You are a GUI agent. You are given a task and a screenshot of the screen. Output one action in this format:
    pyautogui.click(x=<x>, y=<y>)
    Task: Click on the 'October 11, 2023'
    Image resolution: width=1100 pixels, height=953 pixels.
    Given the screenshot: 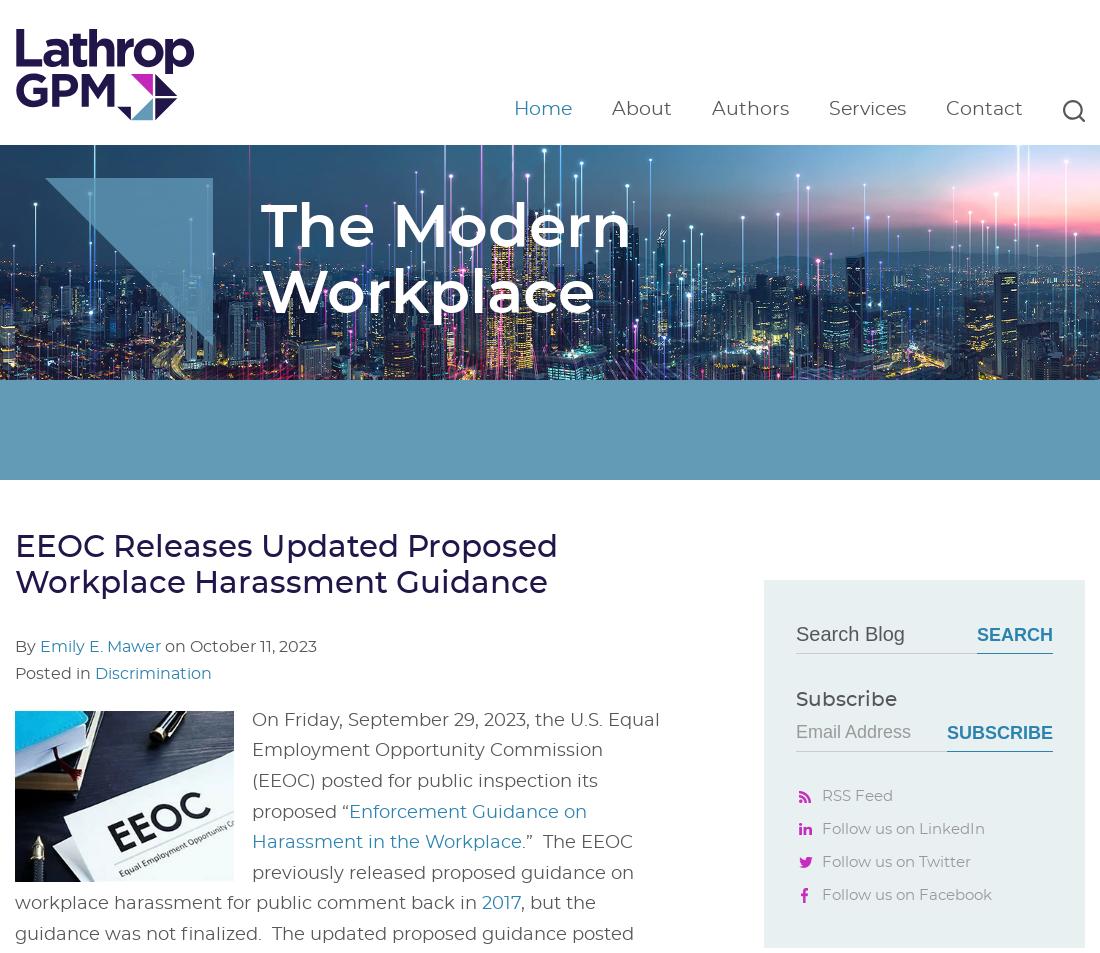 What is the action you would take?
    pyautogui.click(x=253, y=646)
    